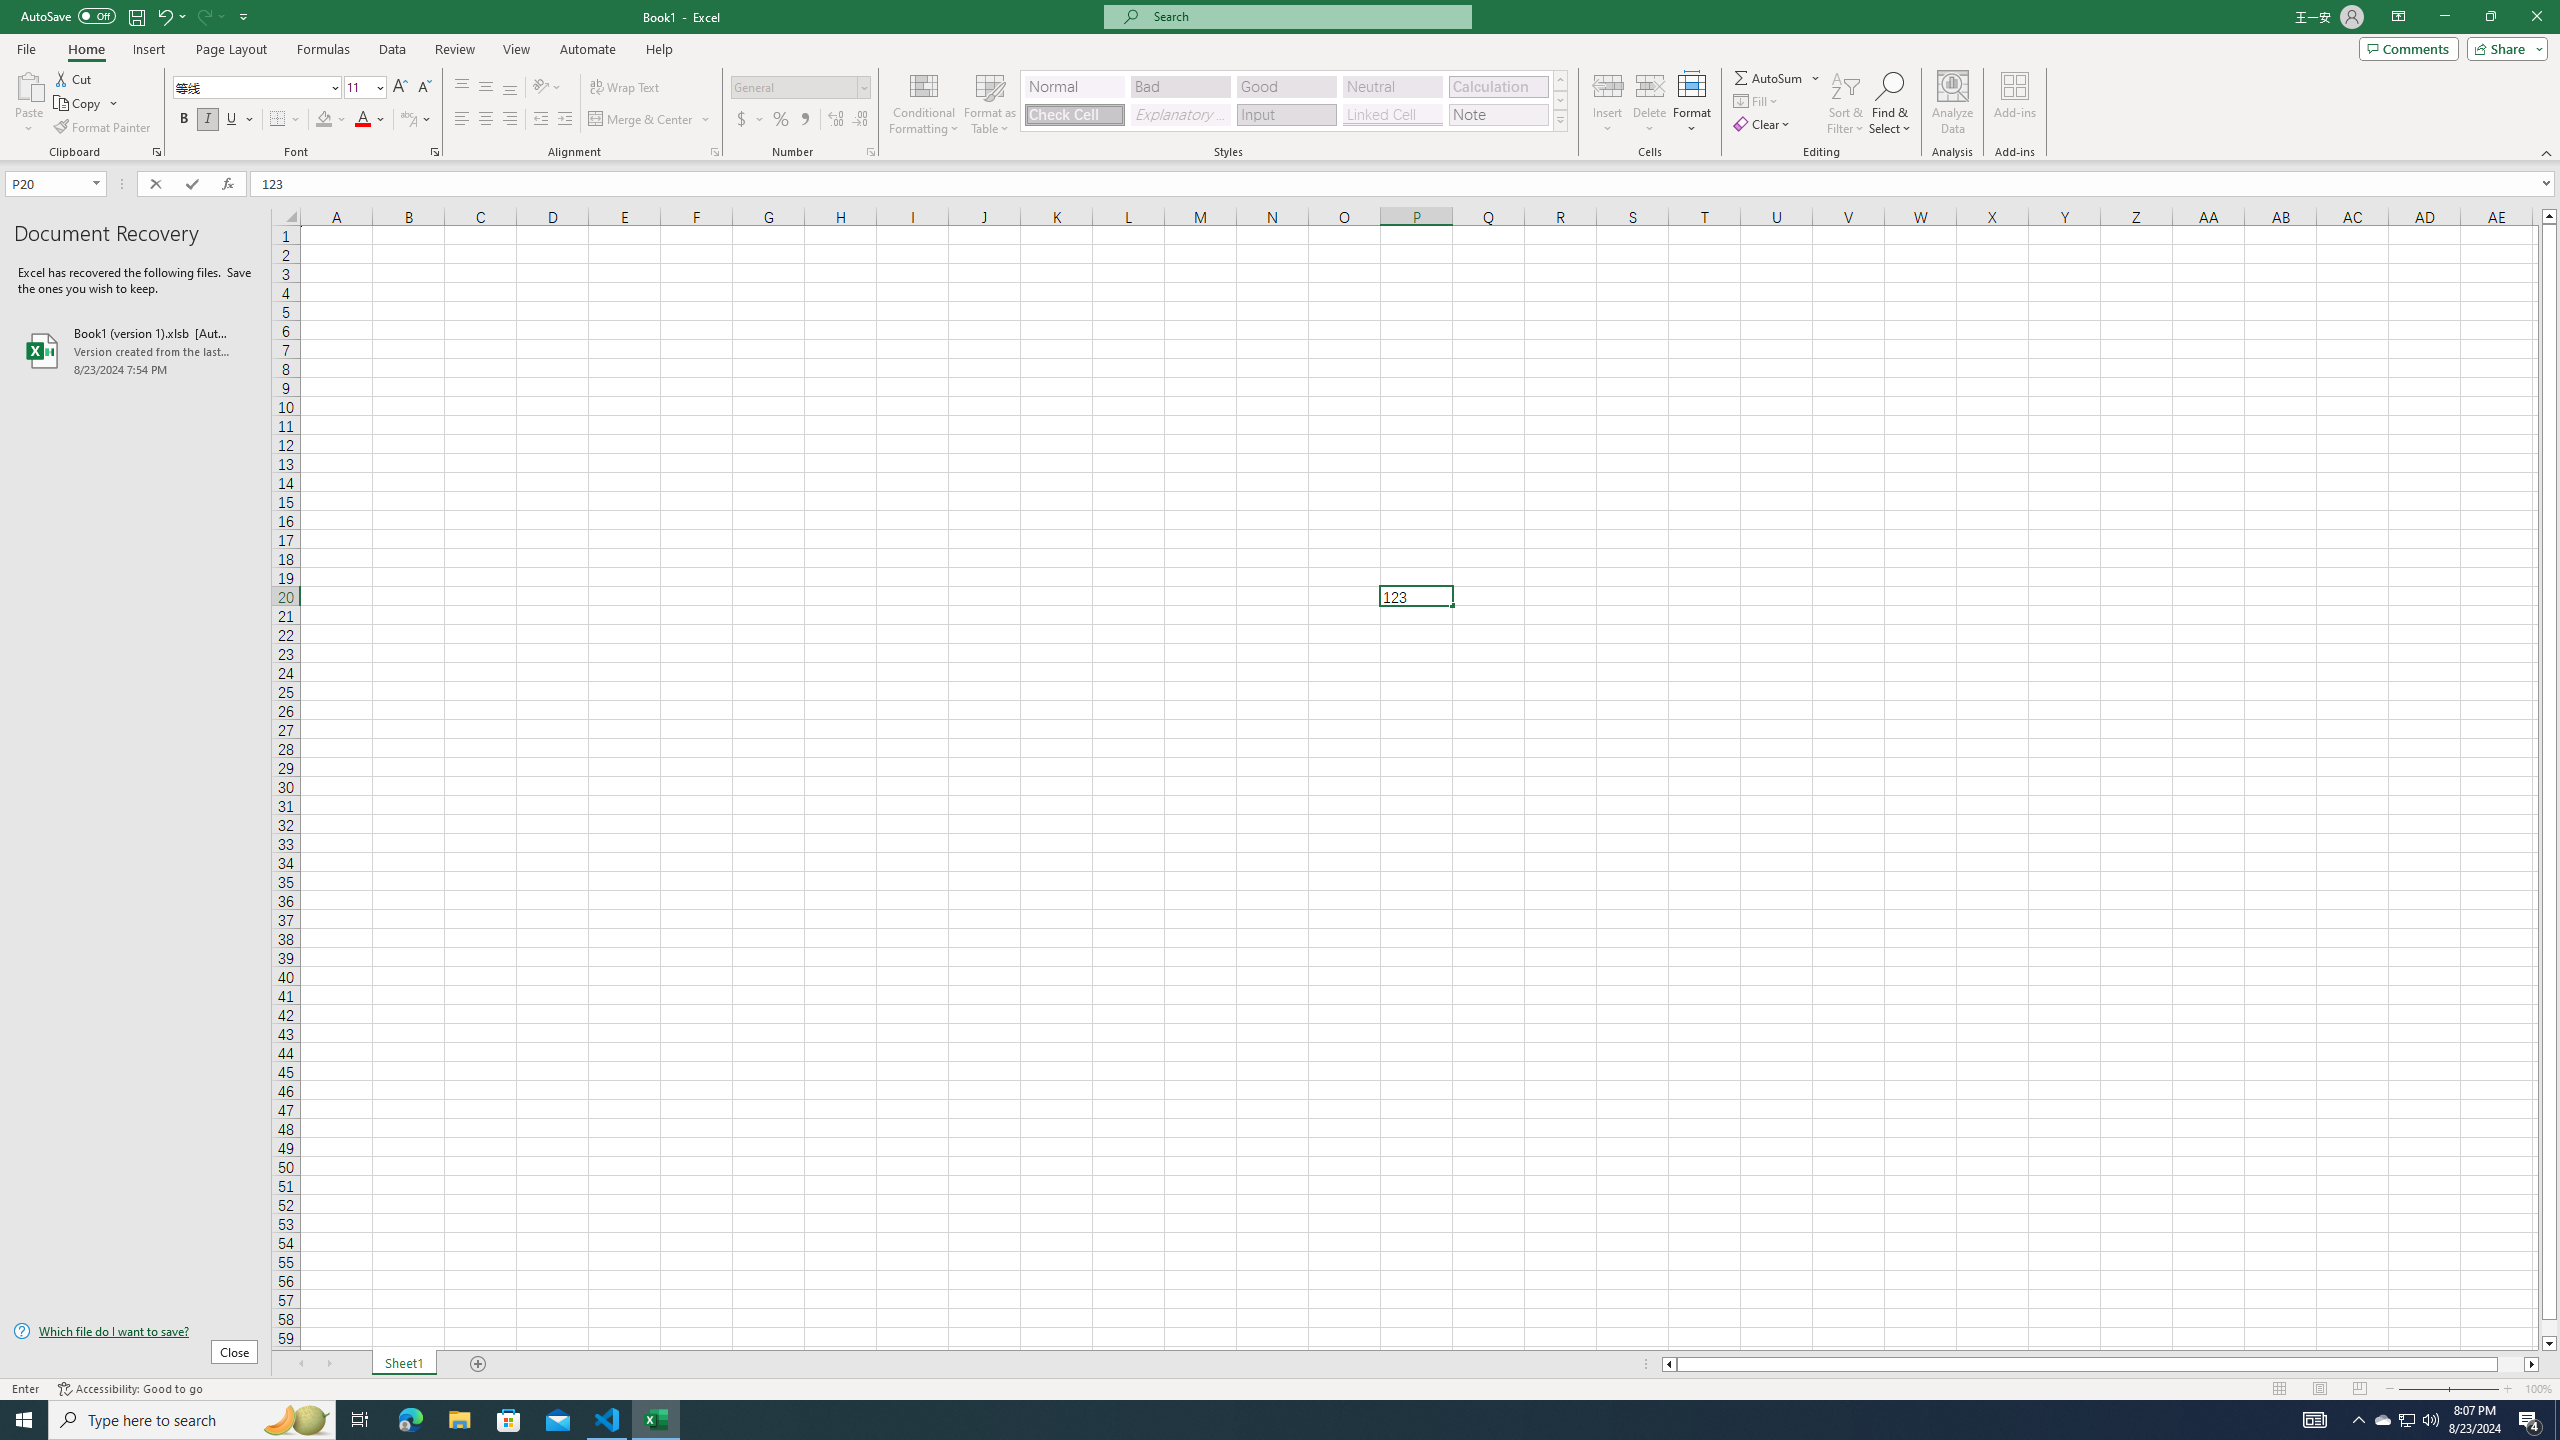 The width and height of the screenshot is (2560, 1440). I want to click on 'Fill Color RGB(255, 255, 0)', so click(322, 118).